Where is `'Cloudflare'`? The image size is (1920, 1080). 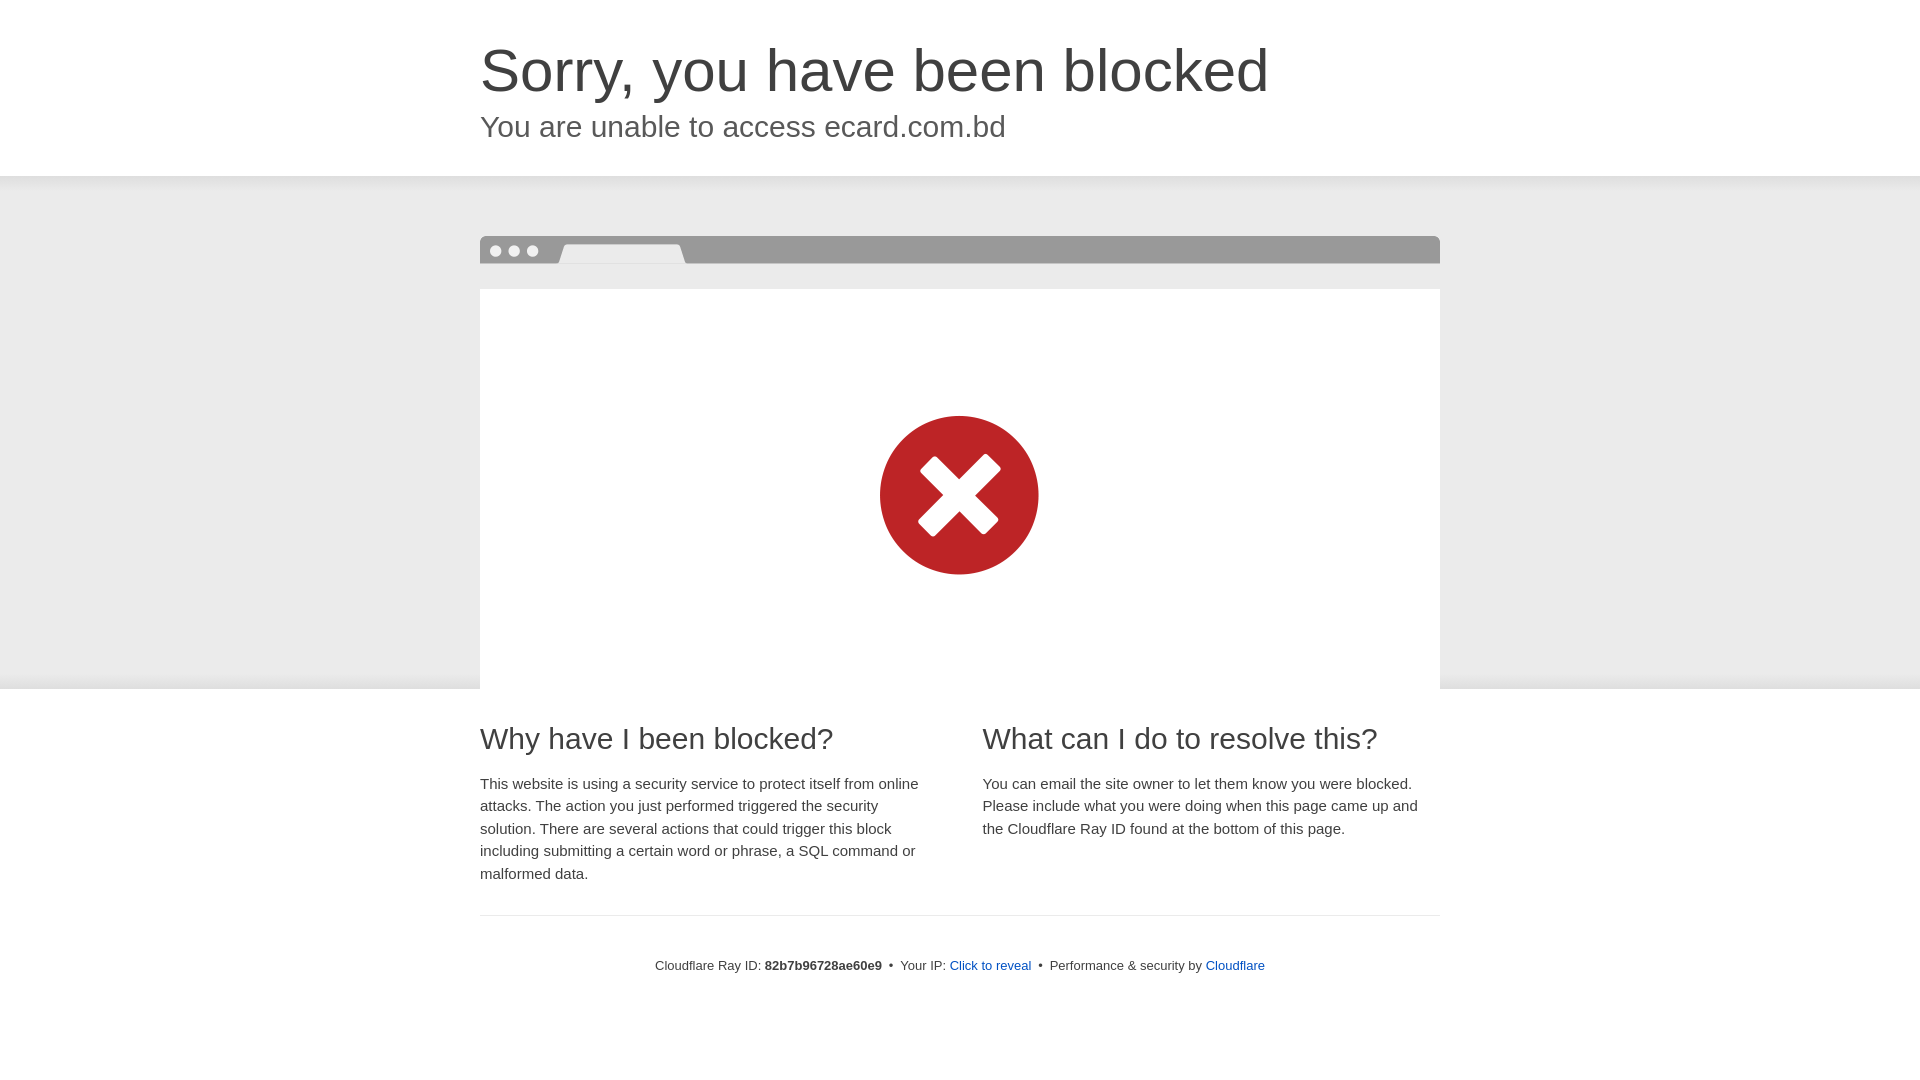 'Cloudflare' is located at coordinates (1234, 964).